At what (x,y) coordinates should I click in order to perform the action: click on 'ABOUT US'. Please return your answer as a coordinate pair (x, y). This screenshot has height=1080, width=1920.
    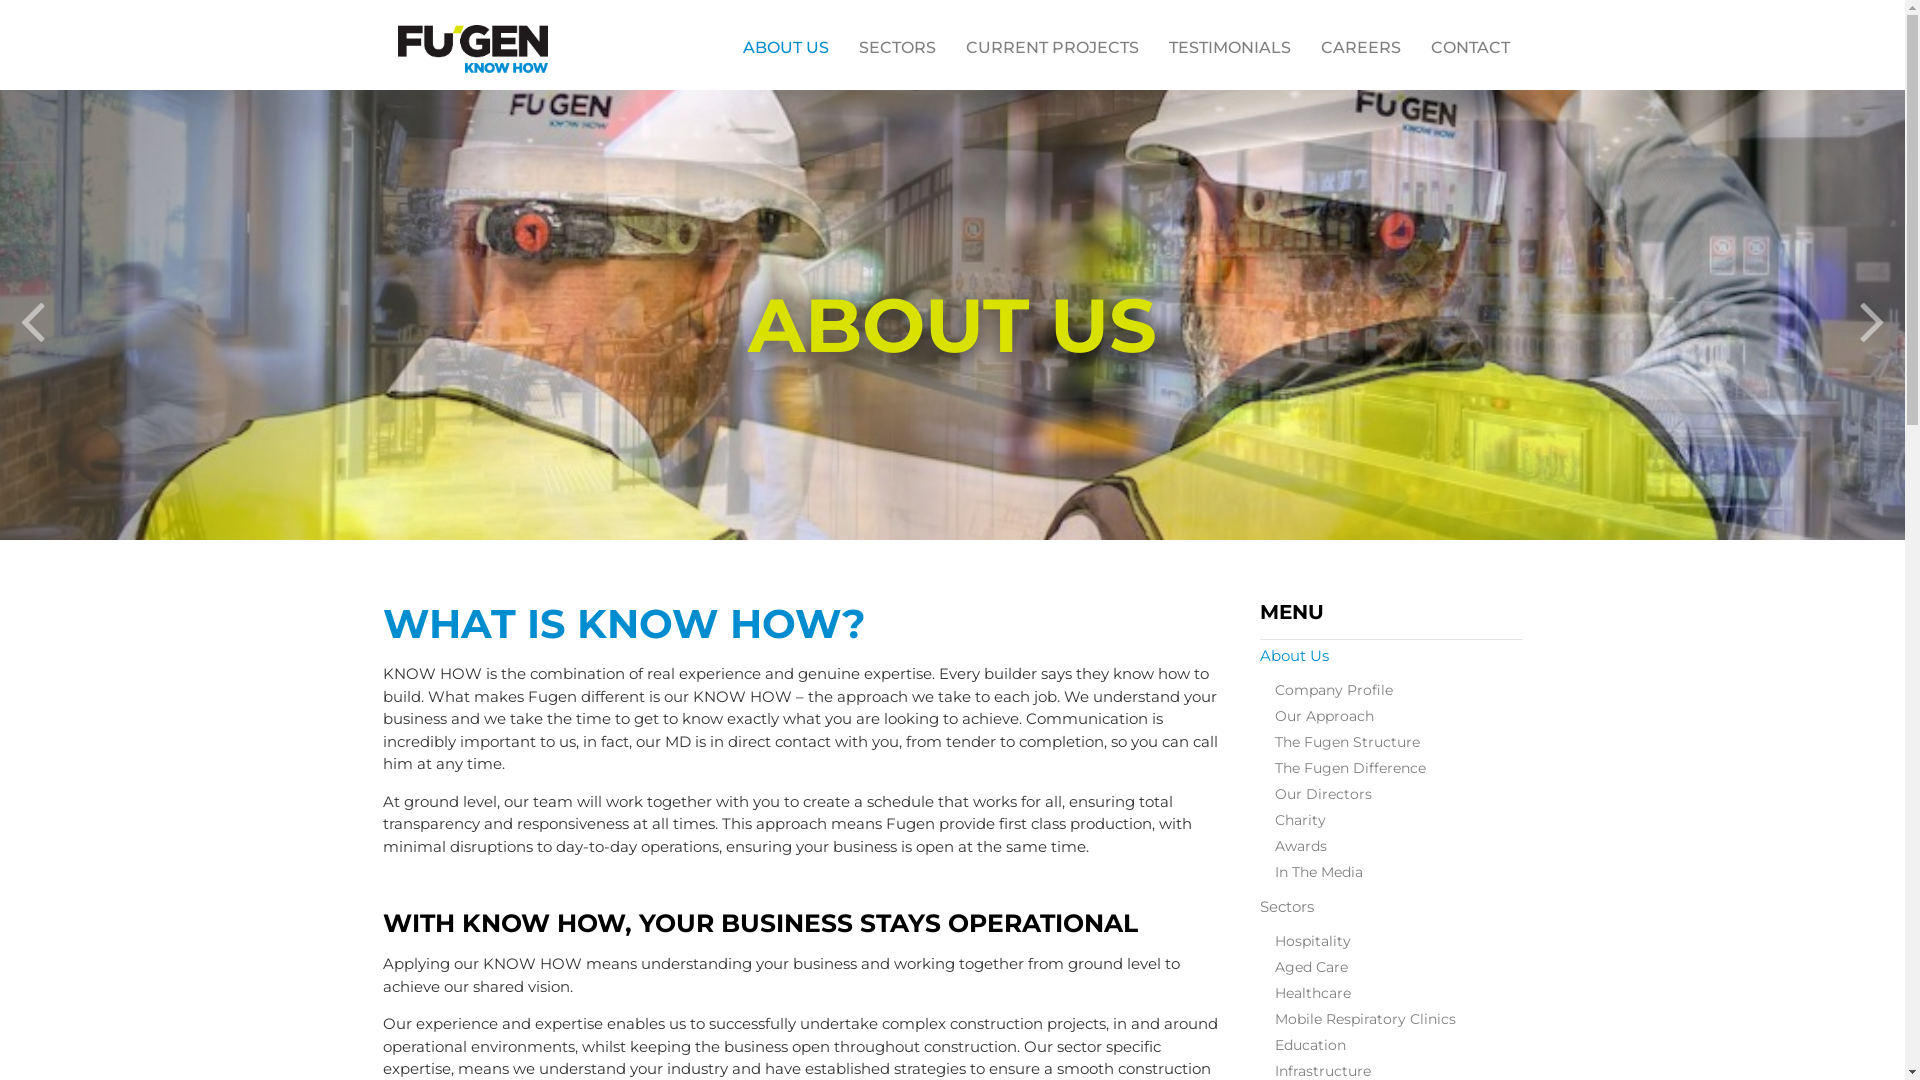
    Looking at the image, I should click on (785, 46).